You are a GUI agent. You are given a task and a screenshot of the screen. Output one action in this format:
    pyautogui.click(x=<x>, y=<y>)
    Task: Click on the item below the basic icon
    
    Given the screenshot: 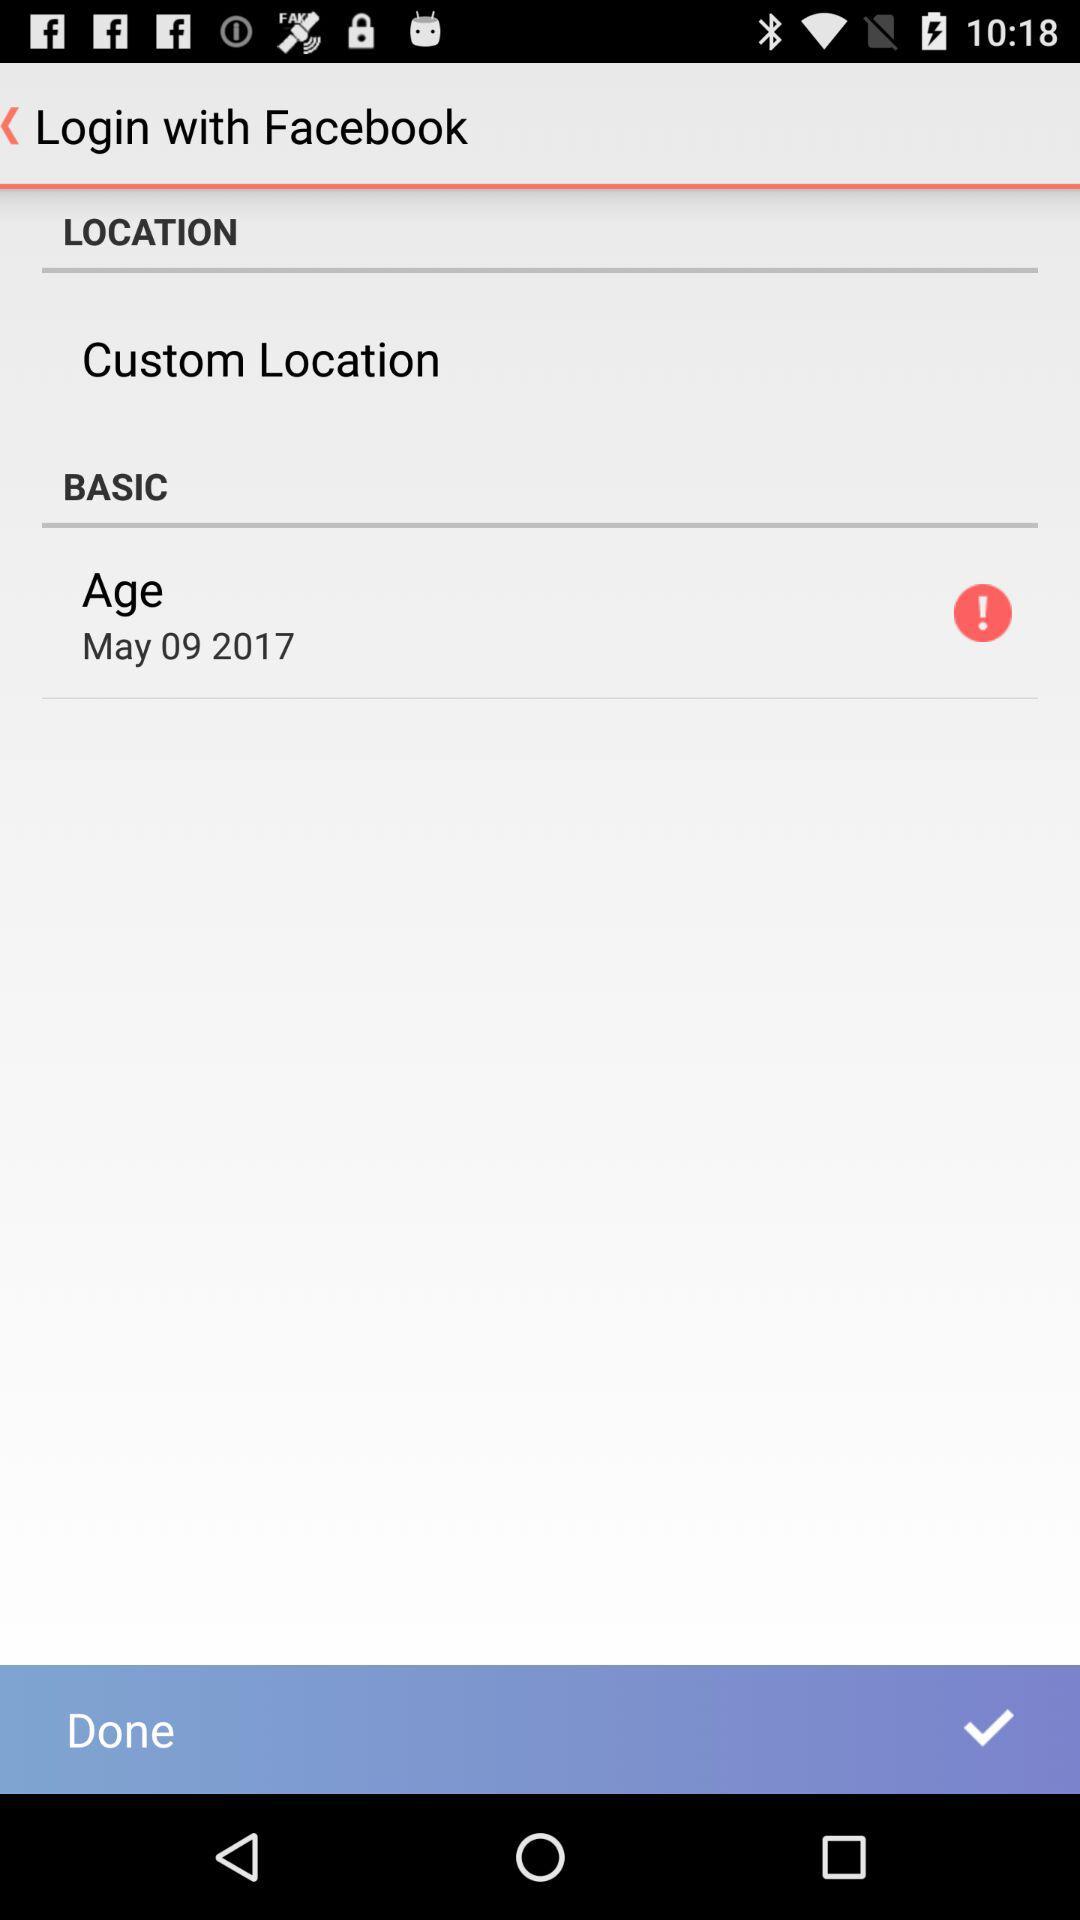 What is the action you would take?
    pyautogui.click(x=981, y=612)
    